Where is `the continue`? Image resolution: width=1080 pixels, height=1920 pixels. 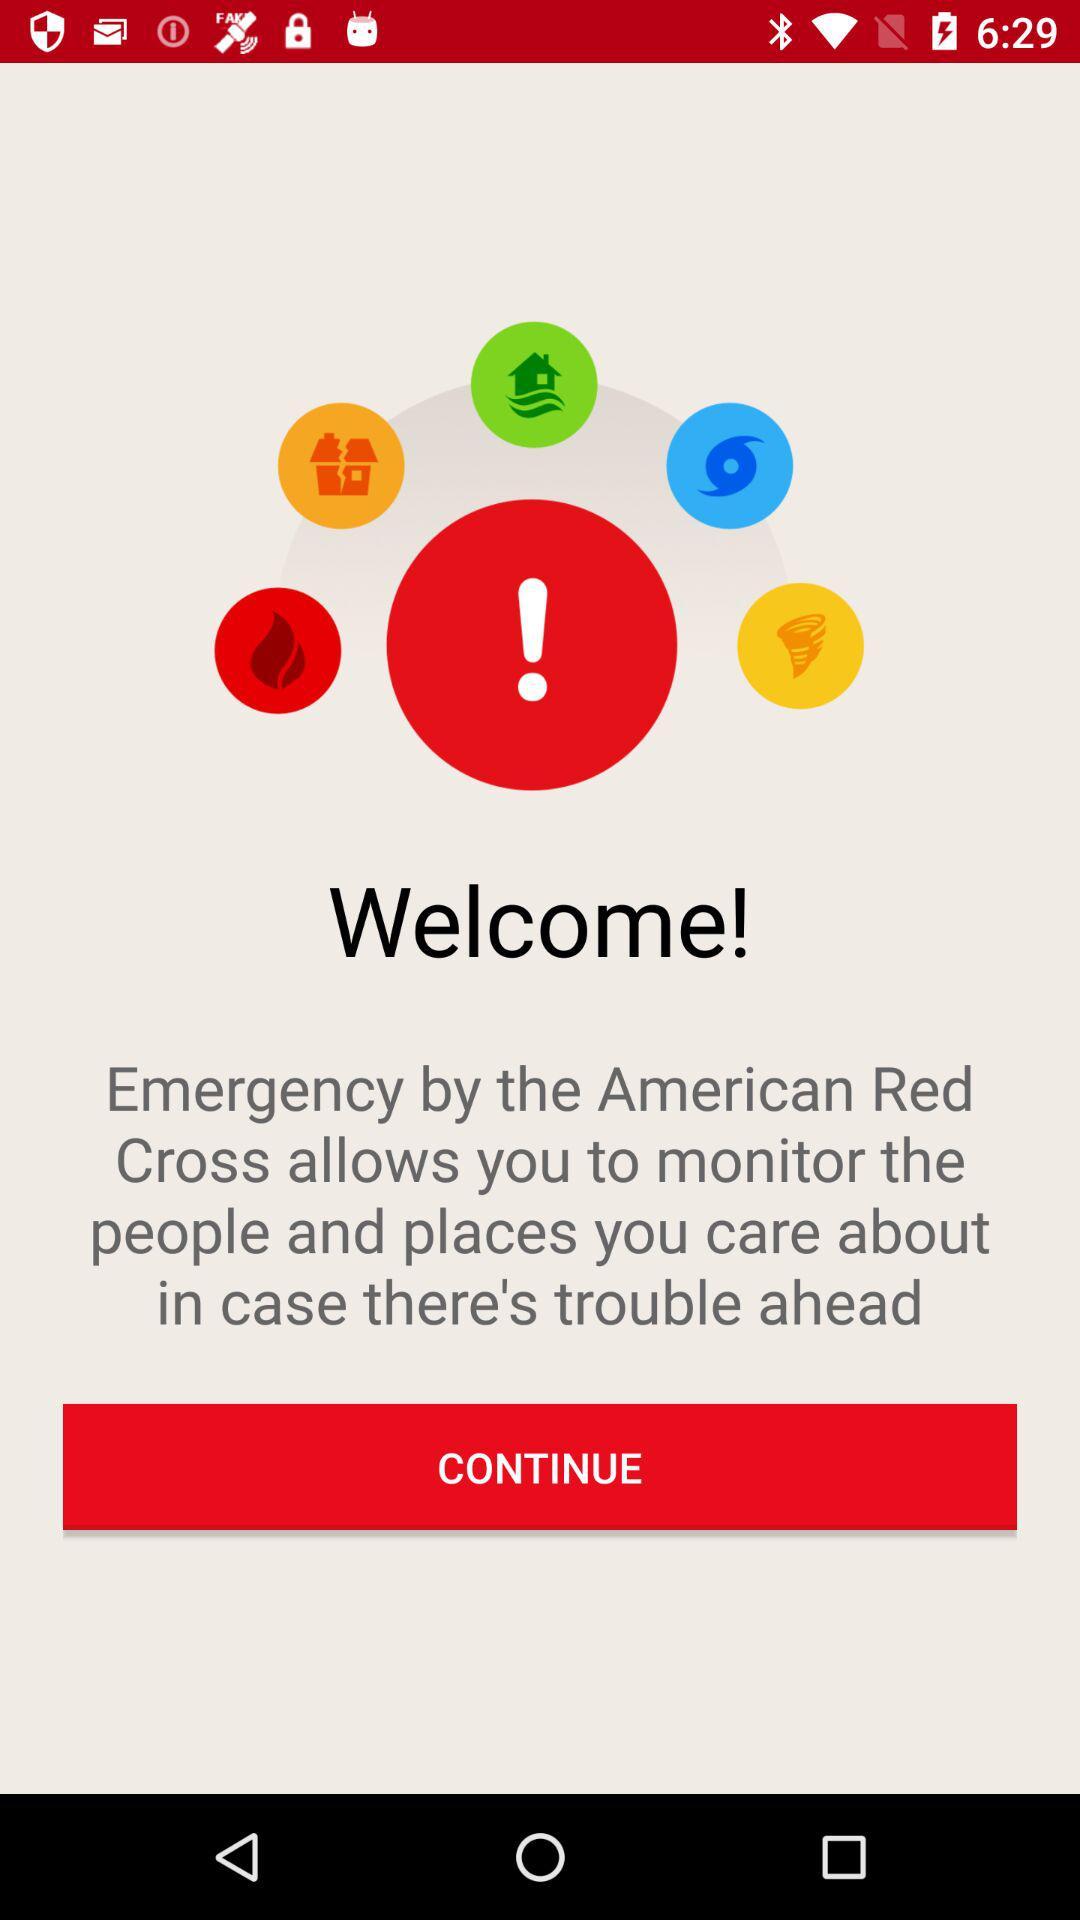
the continue is located at coordinates (540, 1467).